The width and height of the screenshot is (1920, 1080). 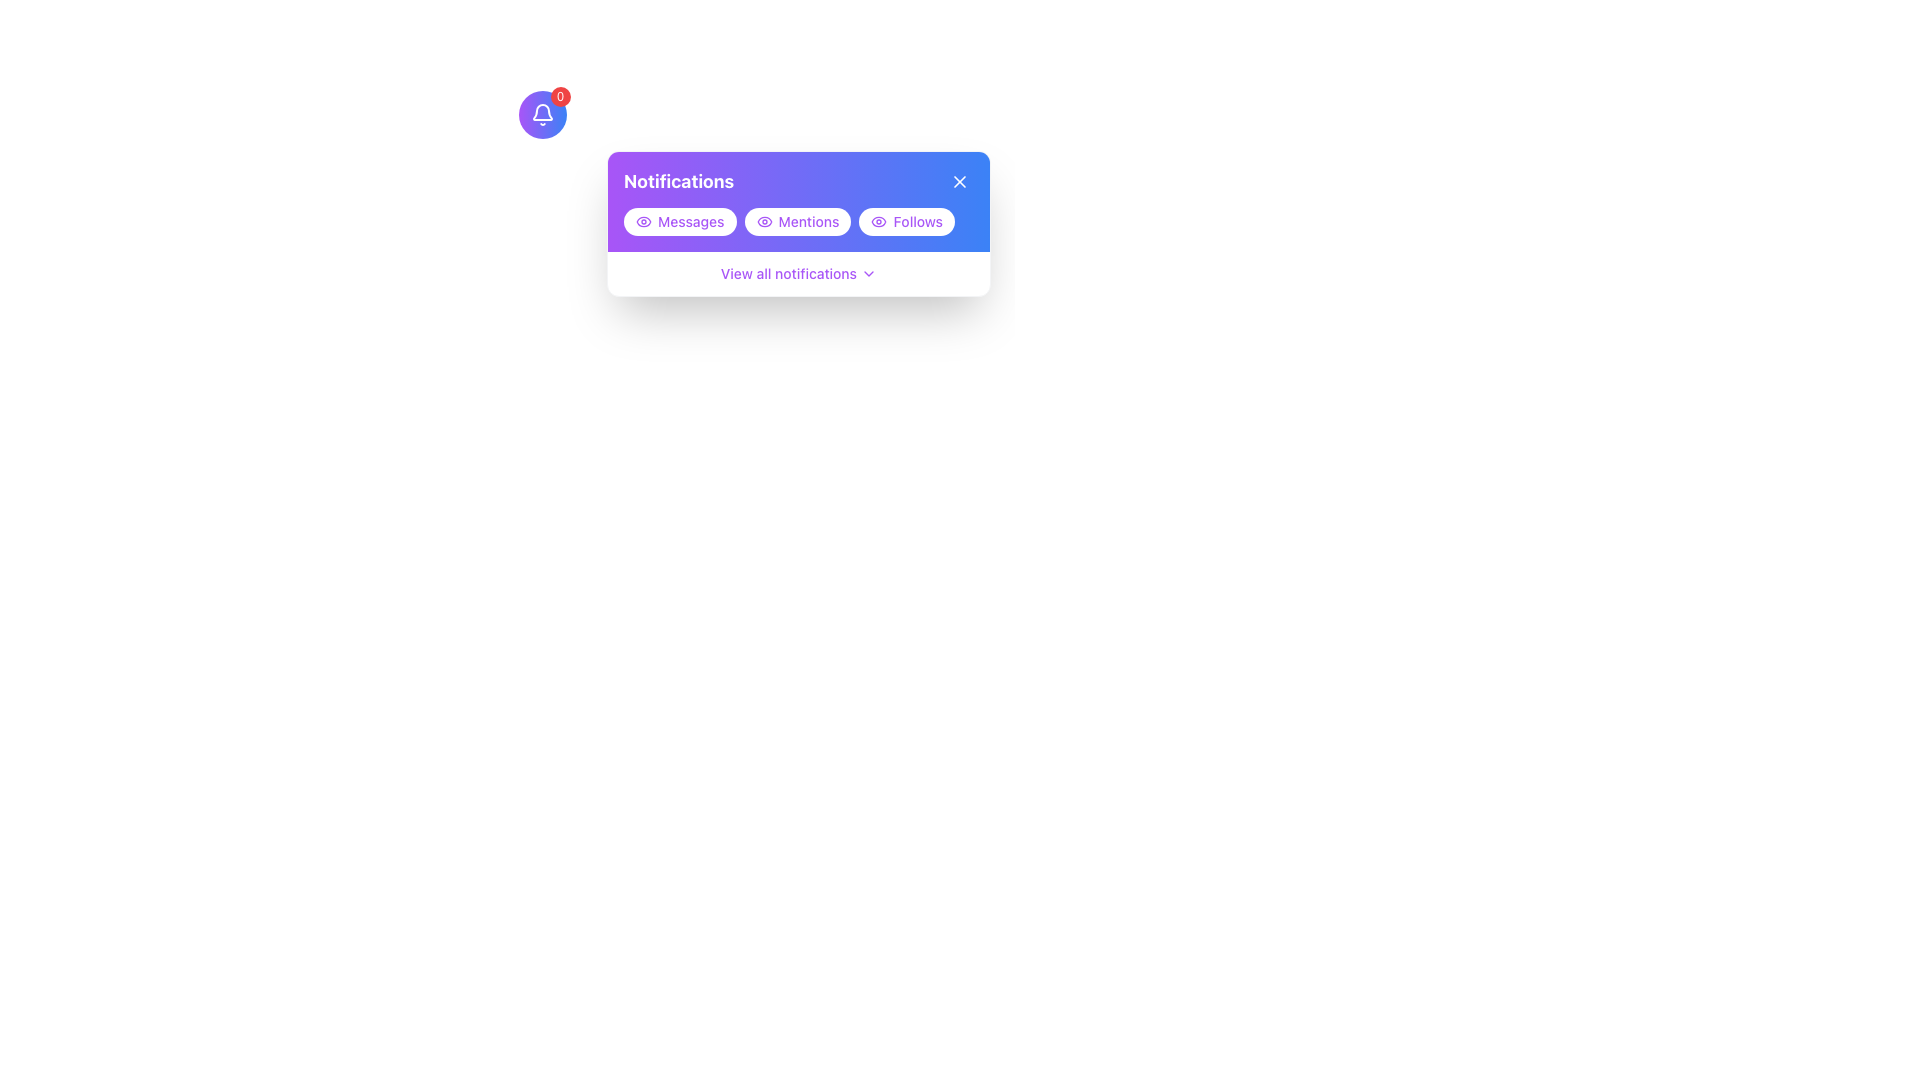 I want to click on the circular red notification badge displaying '0' located at the top-right corner of the notification bell icon, so click(x=560, y=96).